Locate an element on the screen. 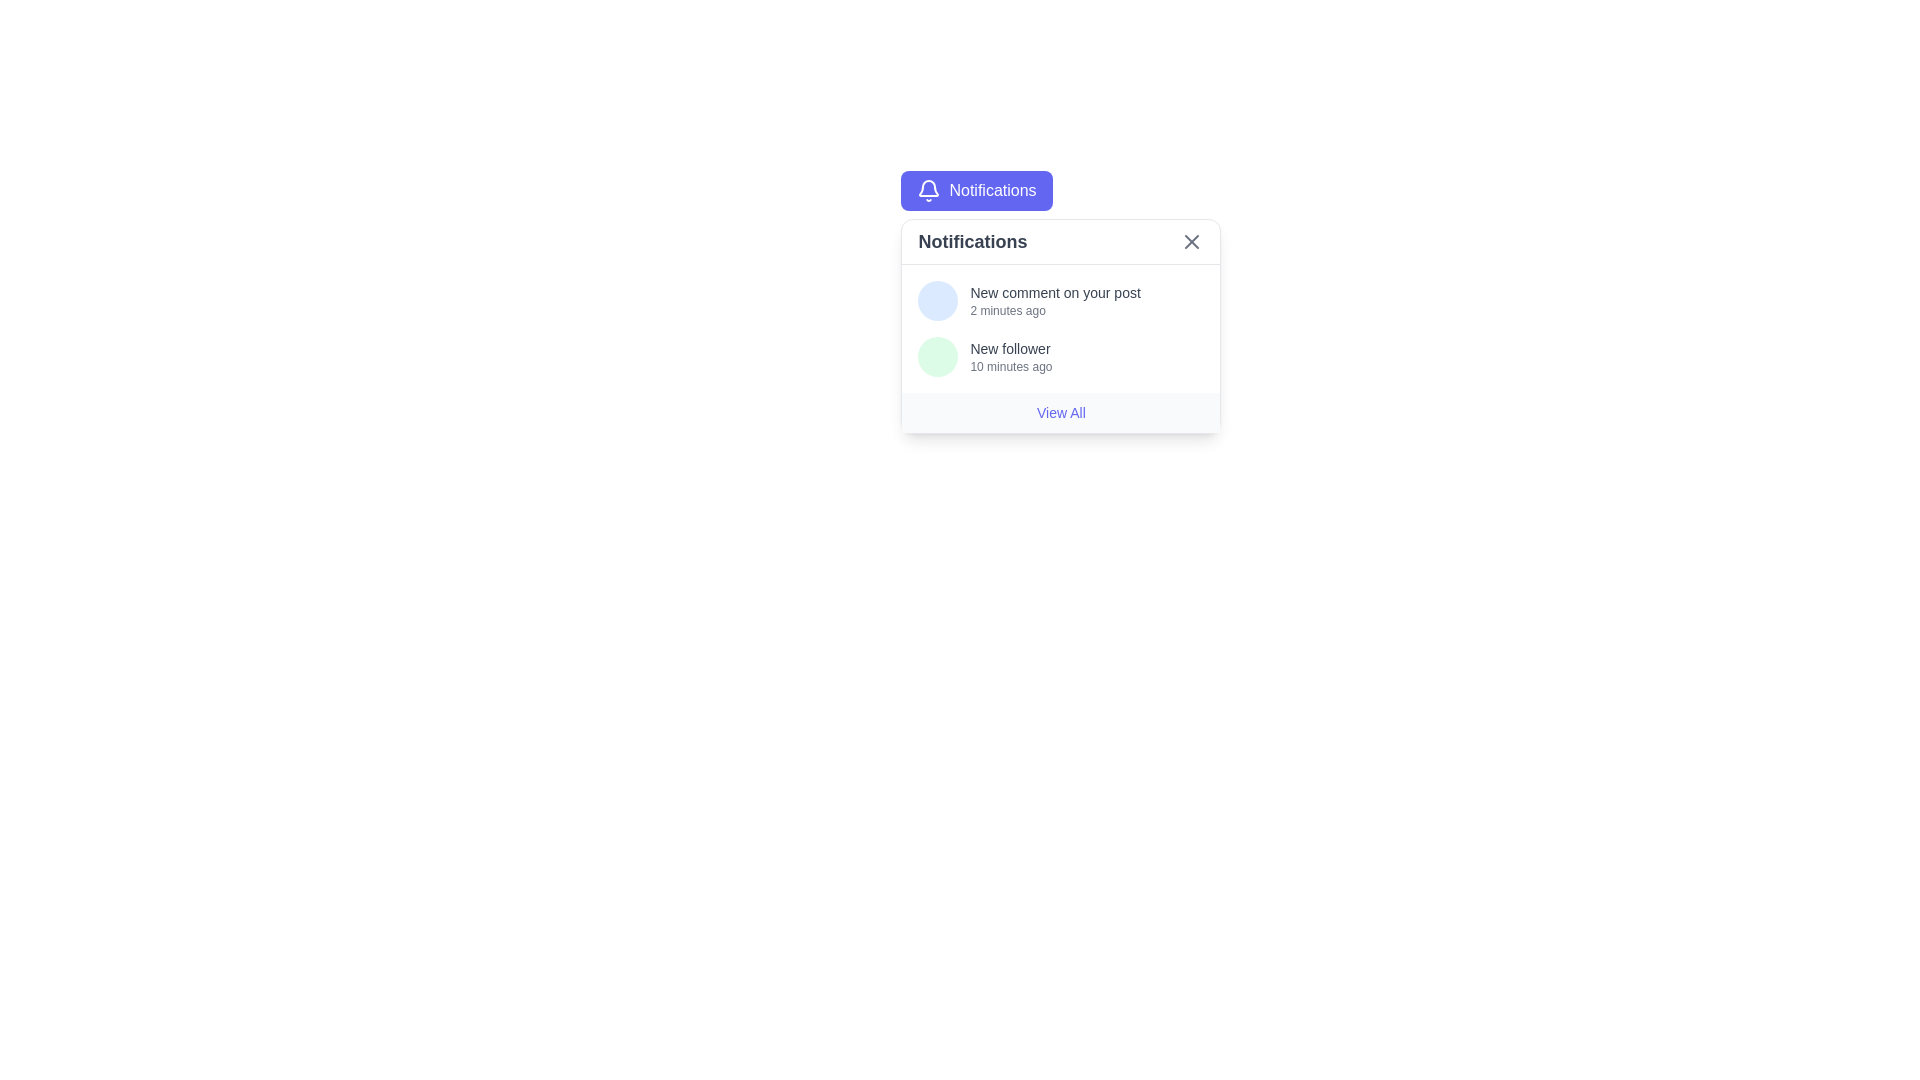  the text link at the bottom of the notification dropdown to activate hover effects is located at coordinates (1060, 411).